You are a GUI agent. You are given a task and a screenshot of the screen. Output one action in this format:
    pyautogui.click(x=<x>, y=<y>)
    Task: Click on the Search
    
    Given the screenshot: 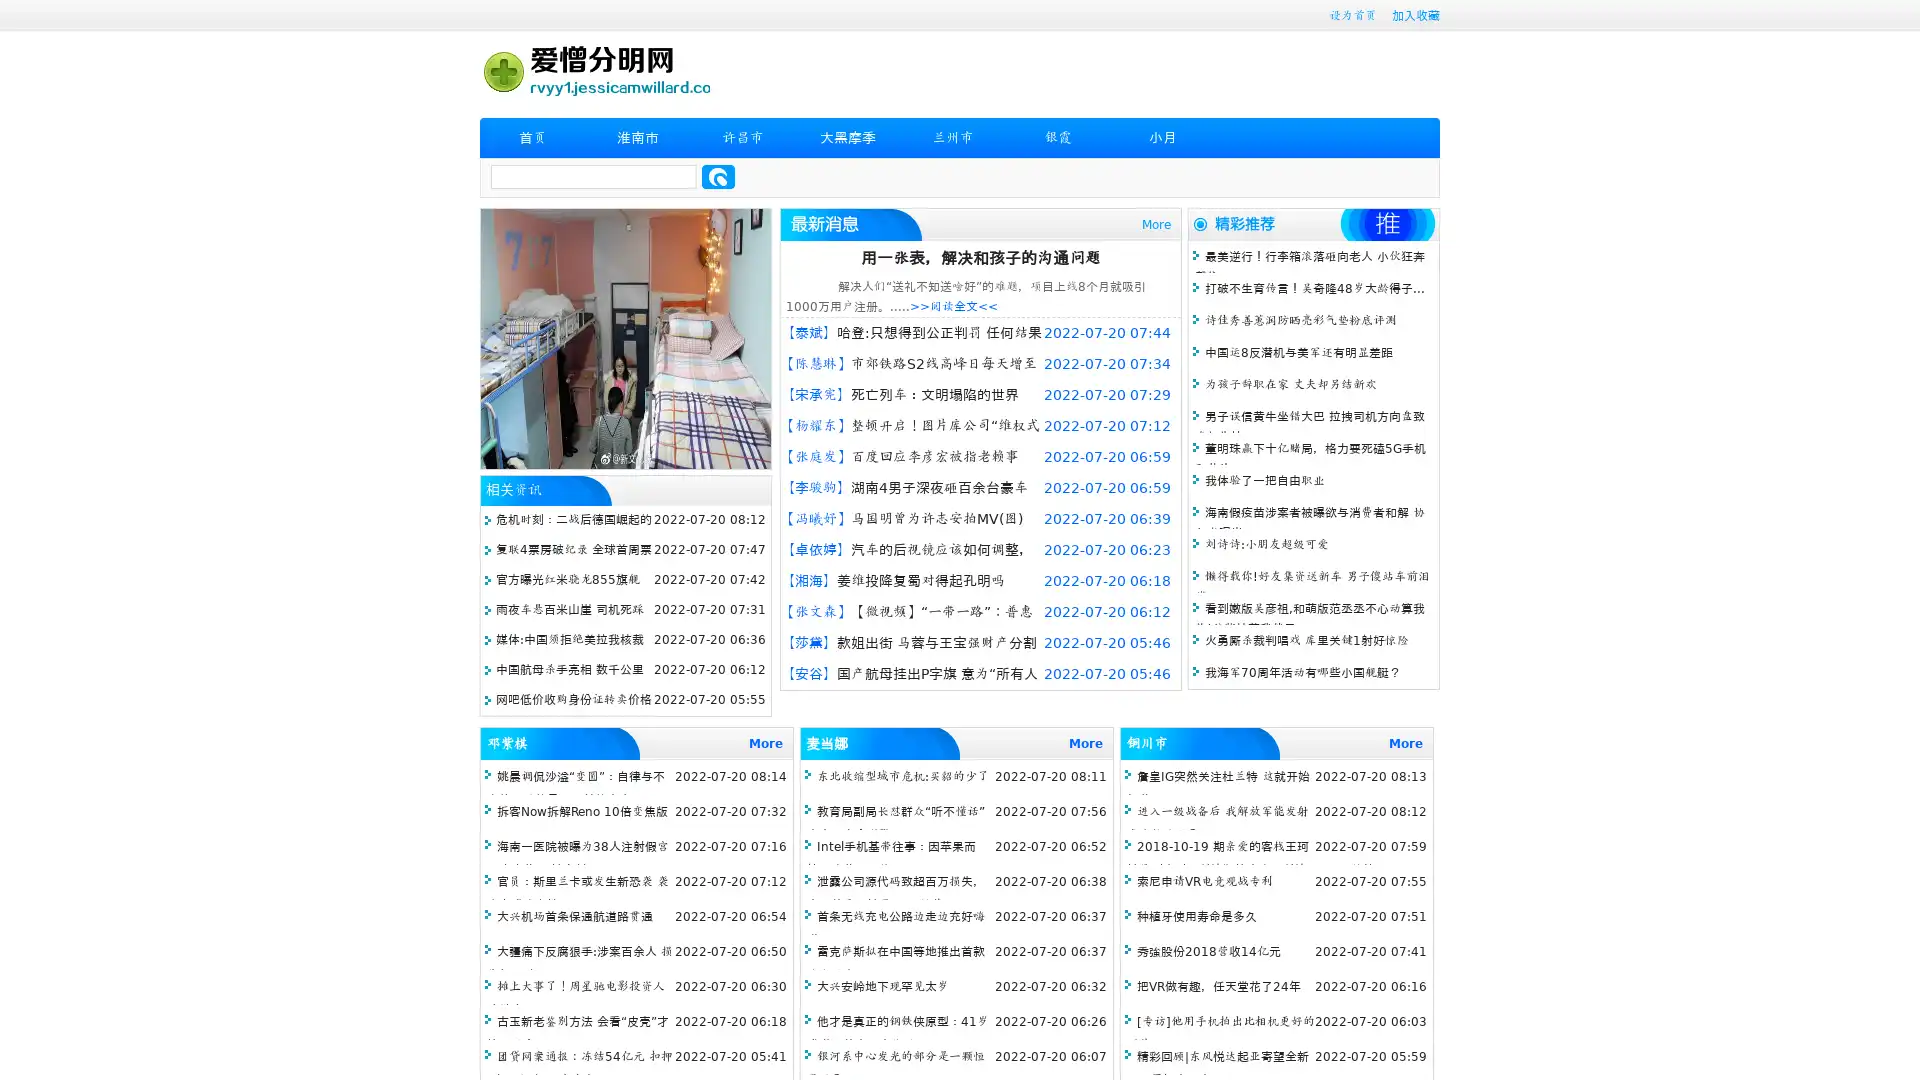 What is the action you would take?
    pyautogui.click(x=718, y=176)
    